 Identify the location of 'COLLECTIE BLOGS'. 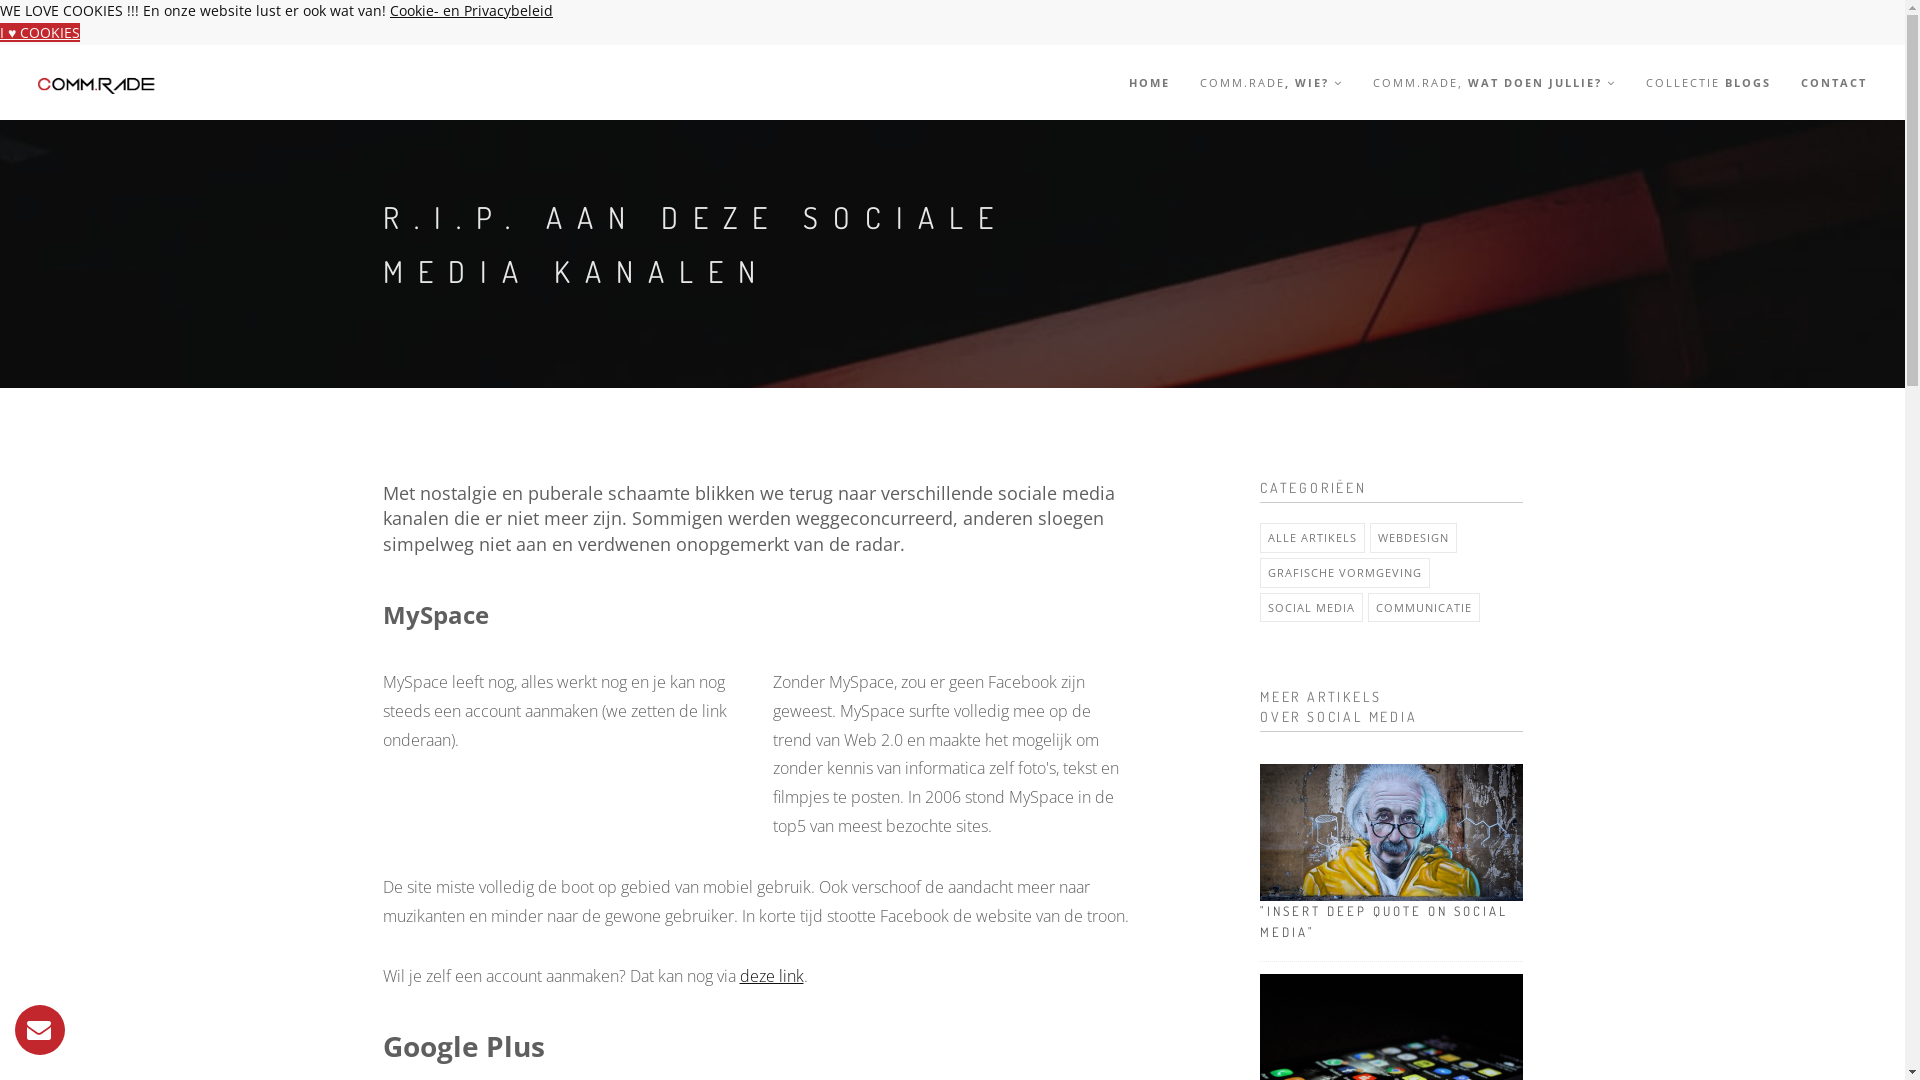
(1707, 81).